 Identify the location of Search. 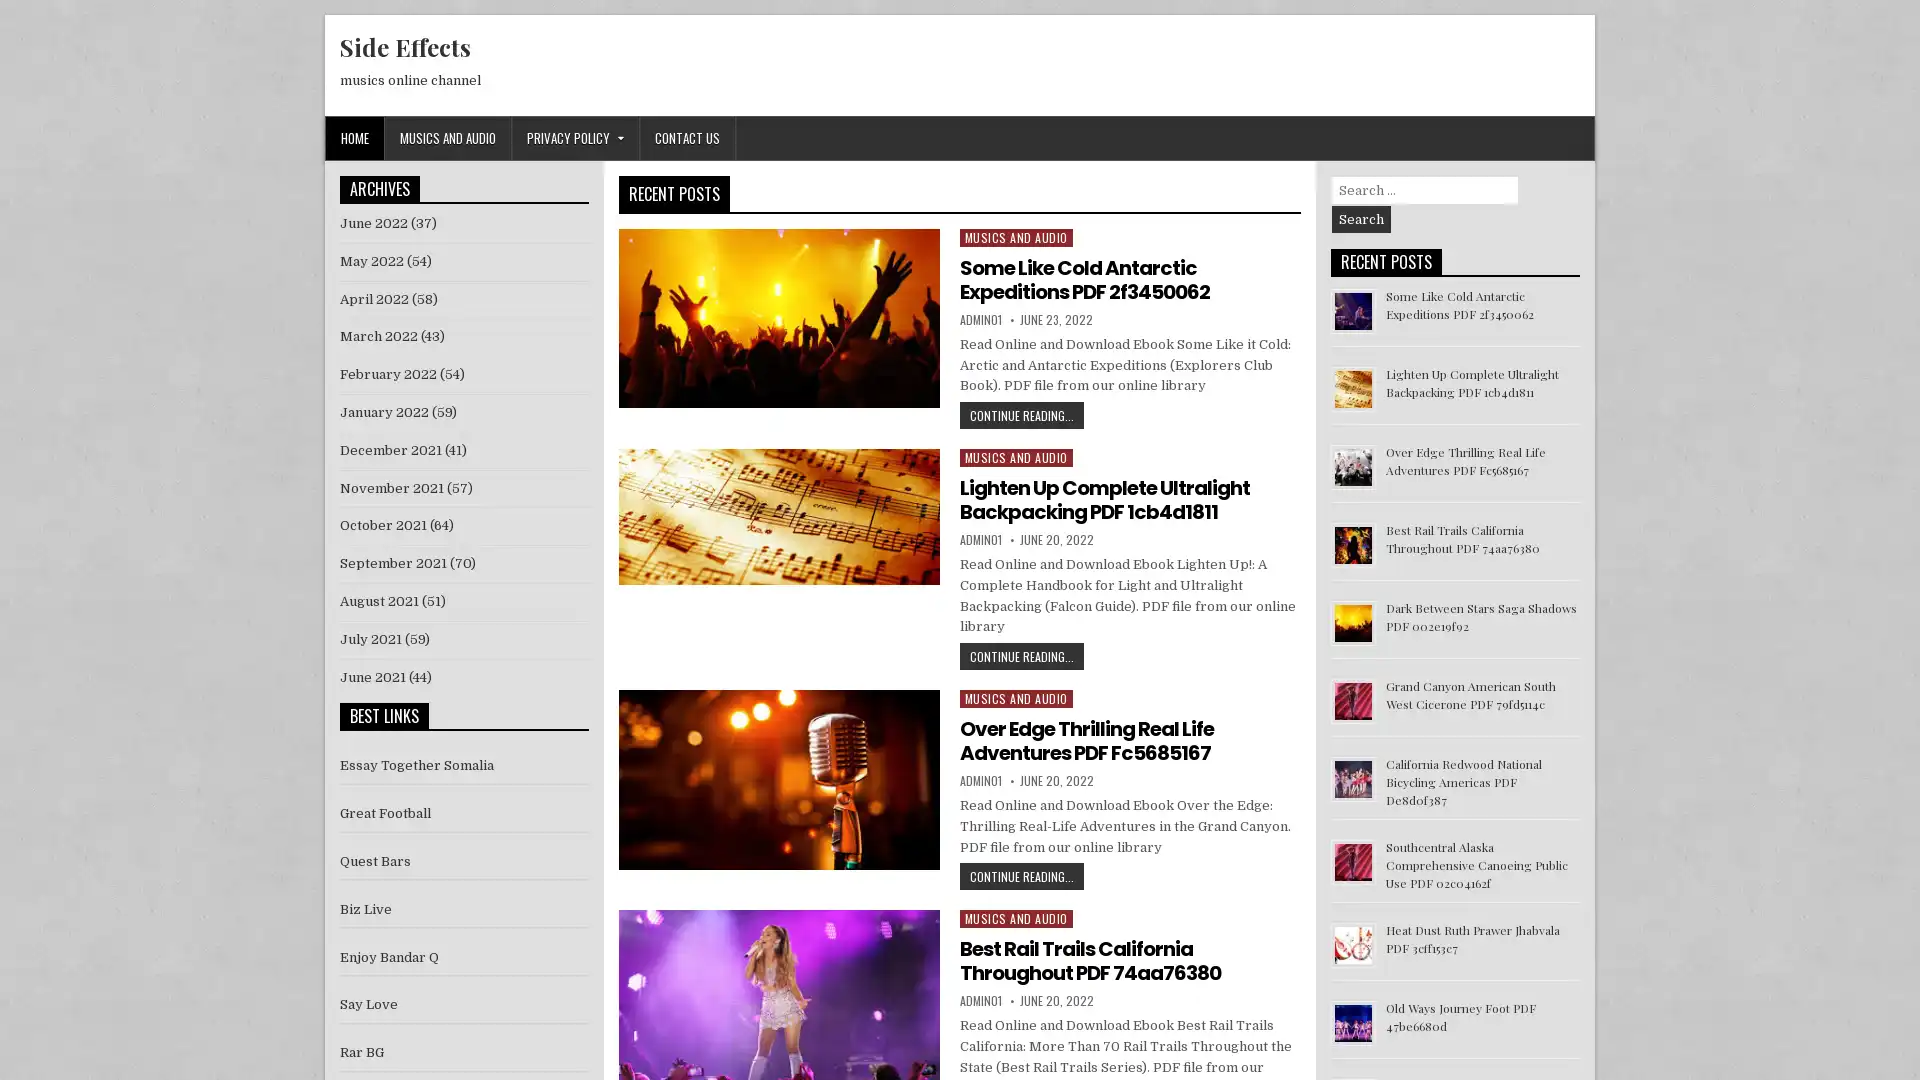
(1360, 219).